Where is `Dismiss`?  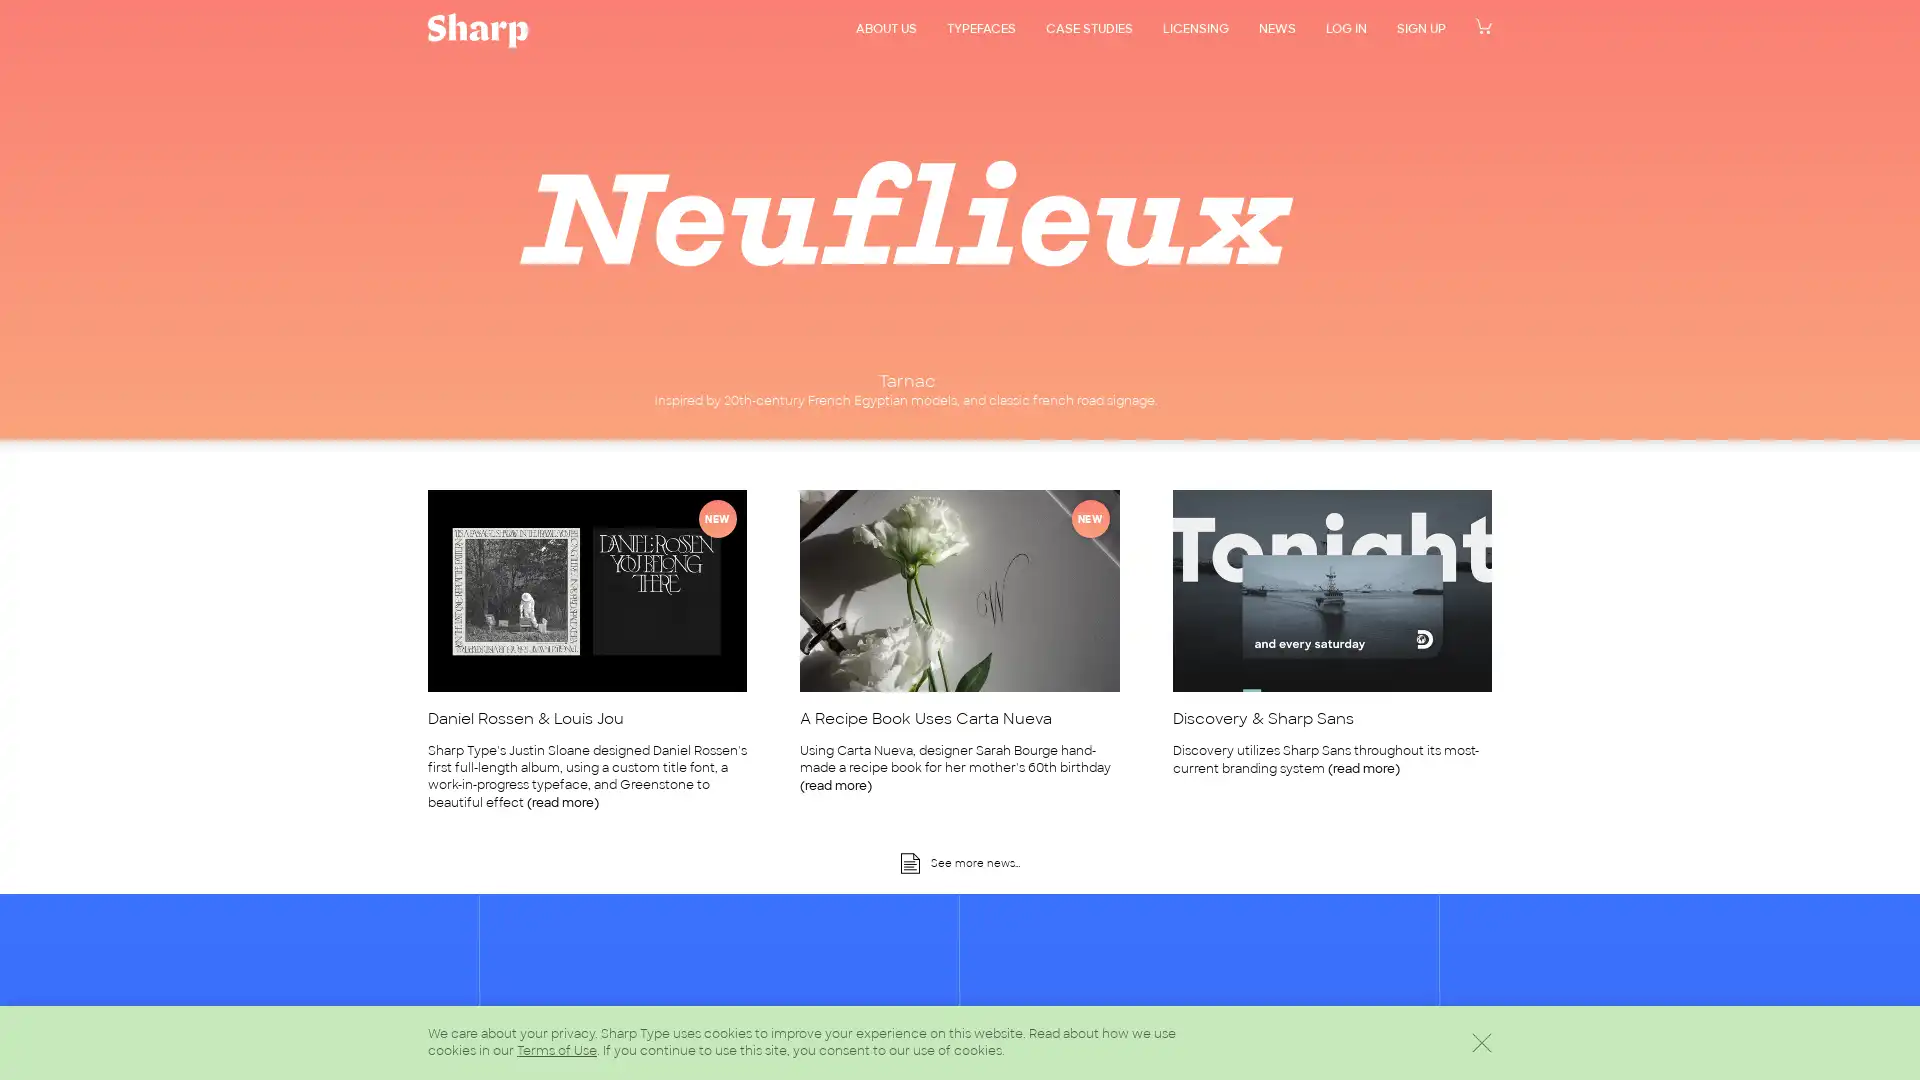
Dismiss is located at coordinates (1482, 1040).